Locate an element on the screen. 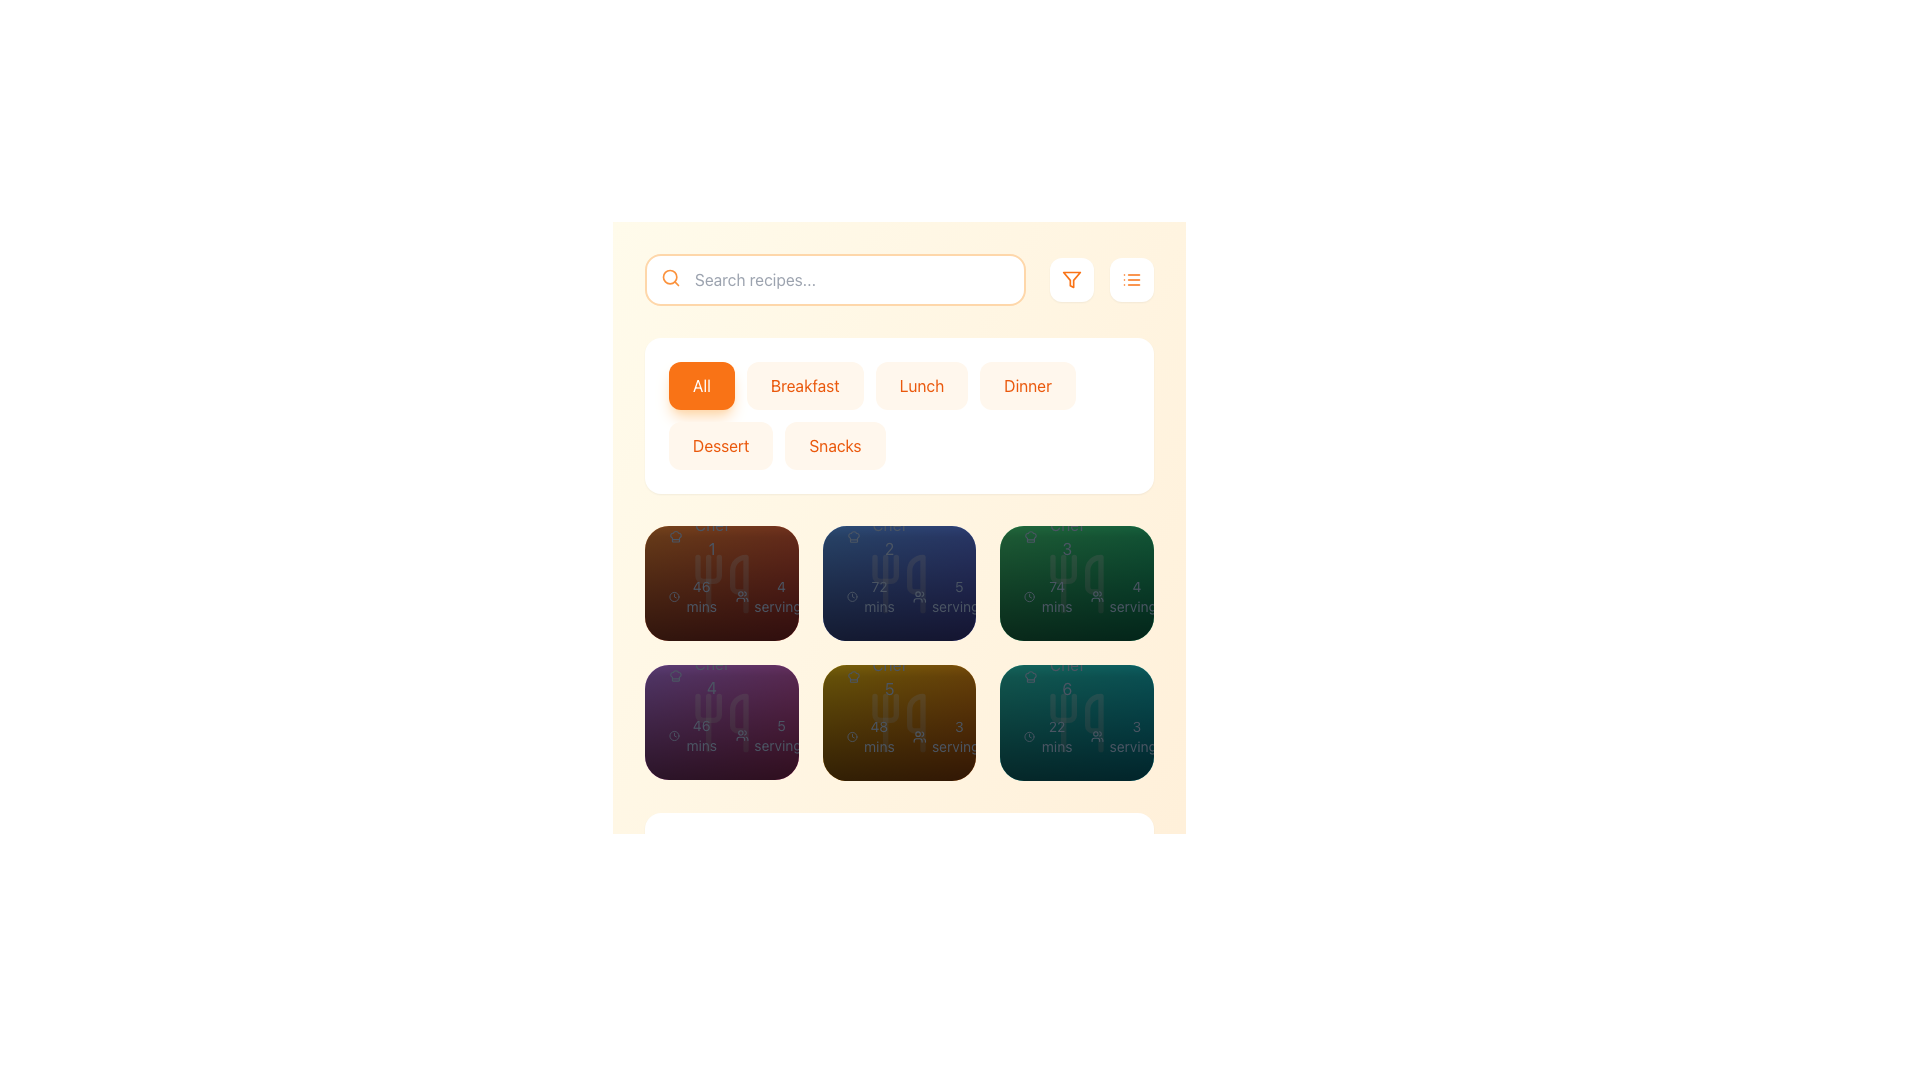  the filtering options button located on the right side of the search input box in the top portion of the interface is located at coordinates (1070, 280).